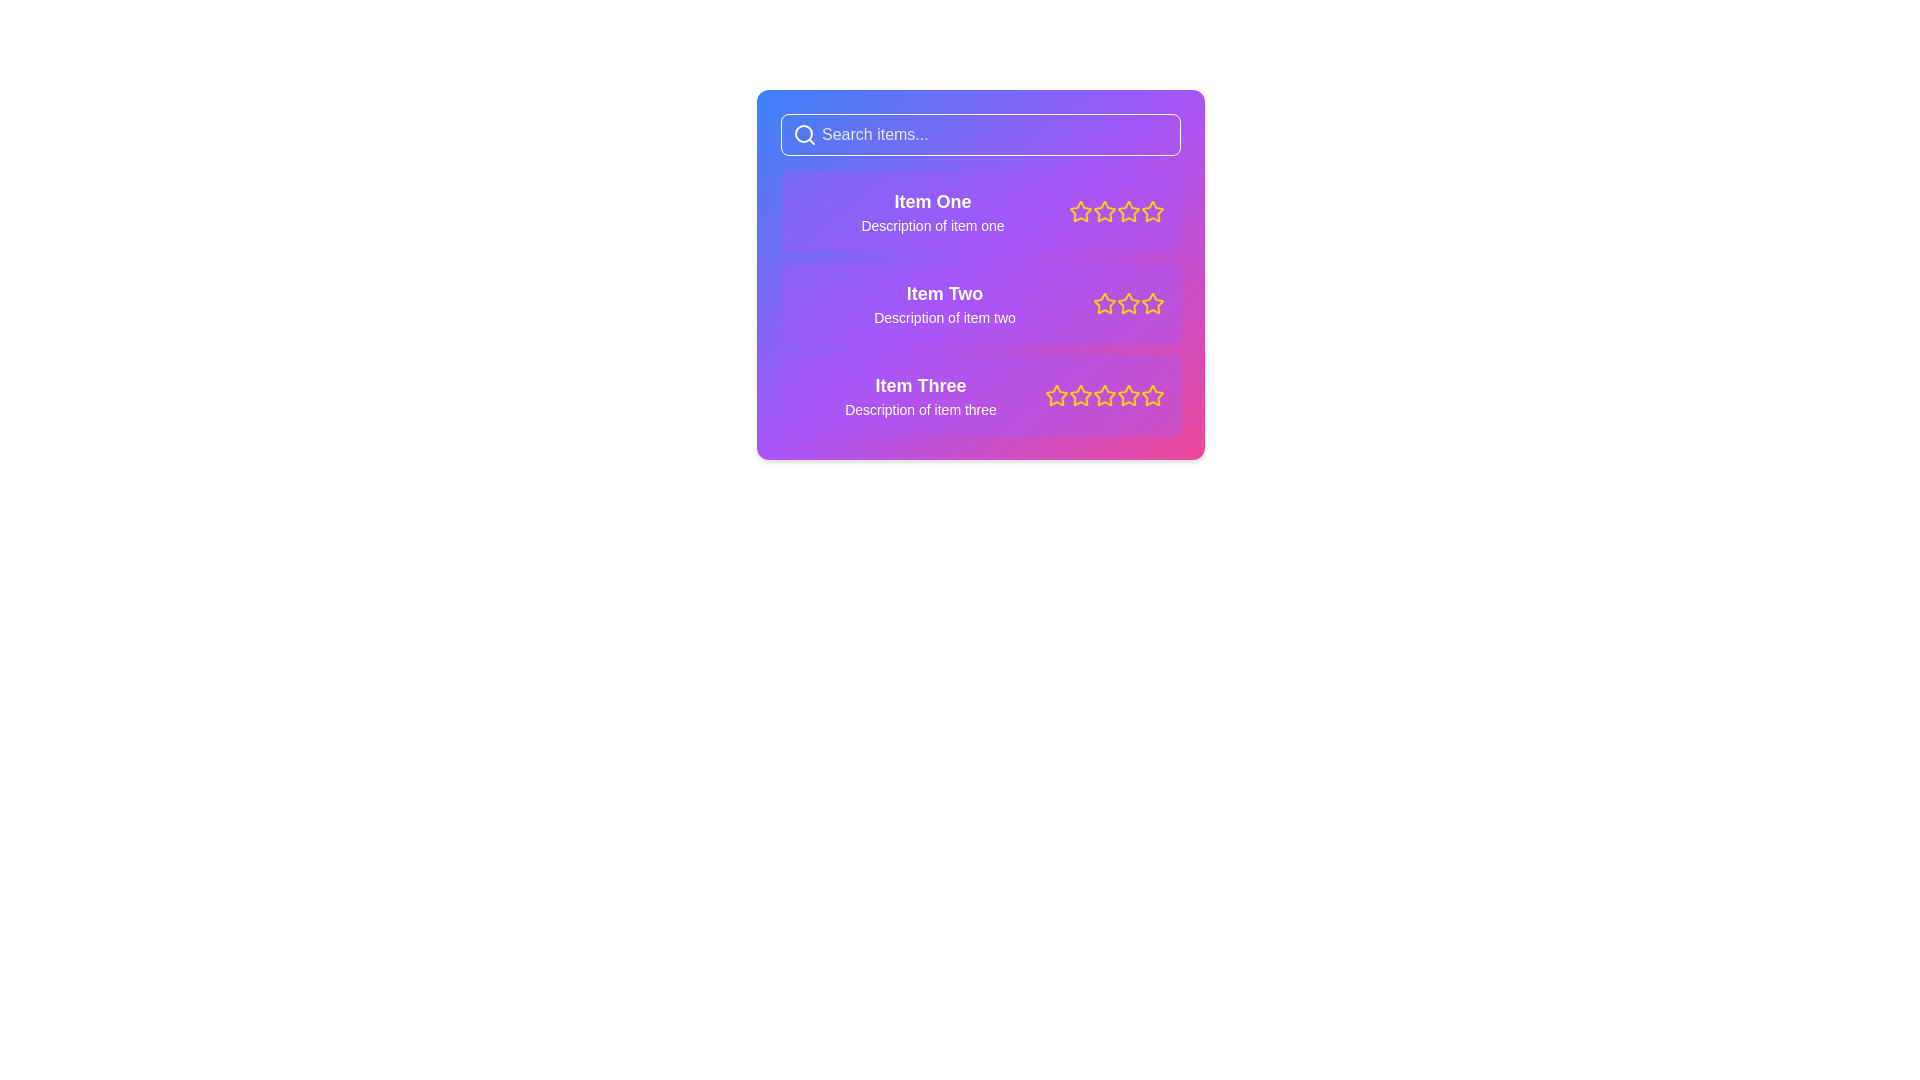 The image size is (1920, 1080). Describe the element at coordinates (1152, 303) in the screenshot. I see `the fourth star in the star rating indicator for 'Item Two', which visually represents a rating of four out of five` at that location.